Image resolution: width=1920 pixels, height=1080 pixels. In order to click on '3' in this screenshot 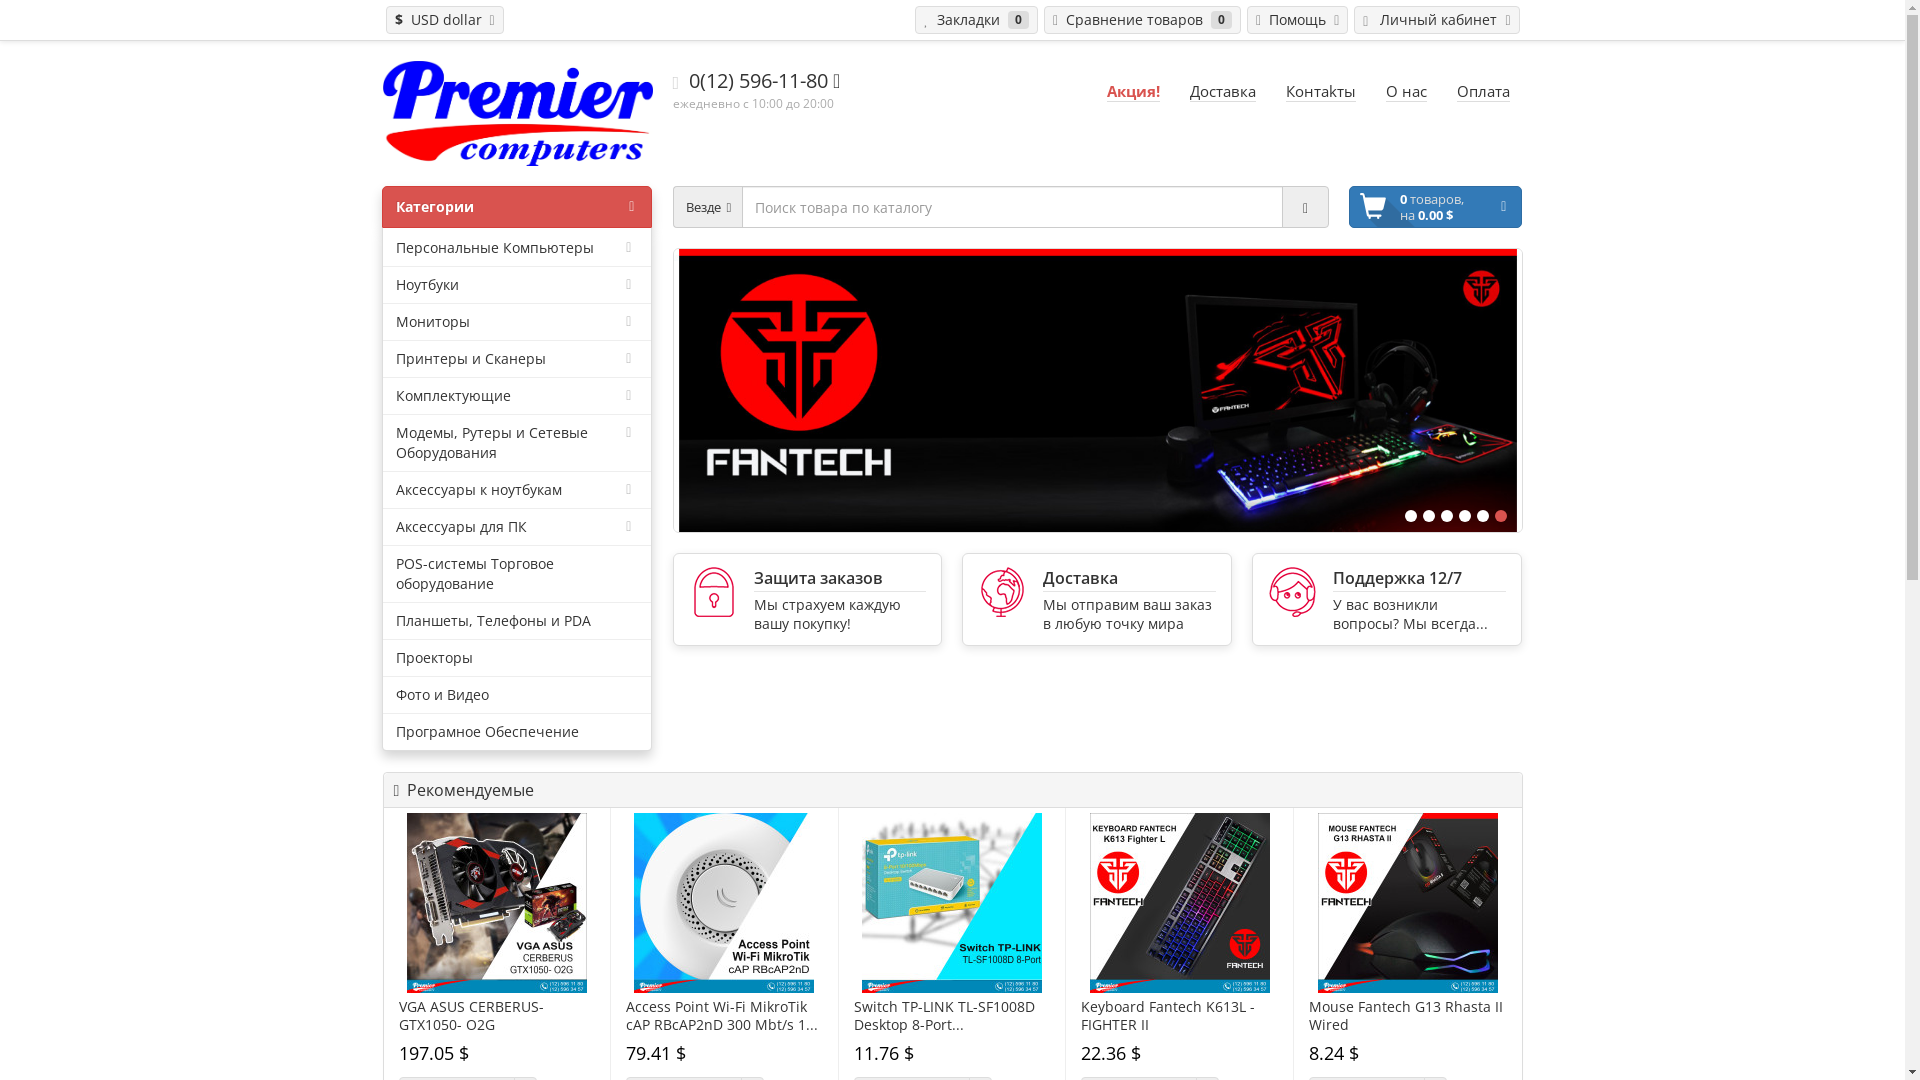, I will do `click(1445, 515)`.